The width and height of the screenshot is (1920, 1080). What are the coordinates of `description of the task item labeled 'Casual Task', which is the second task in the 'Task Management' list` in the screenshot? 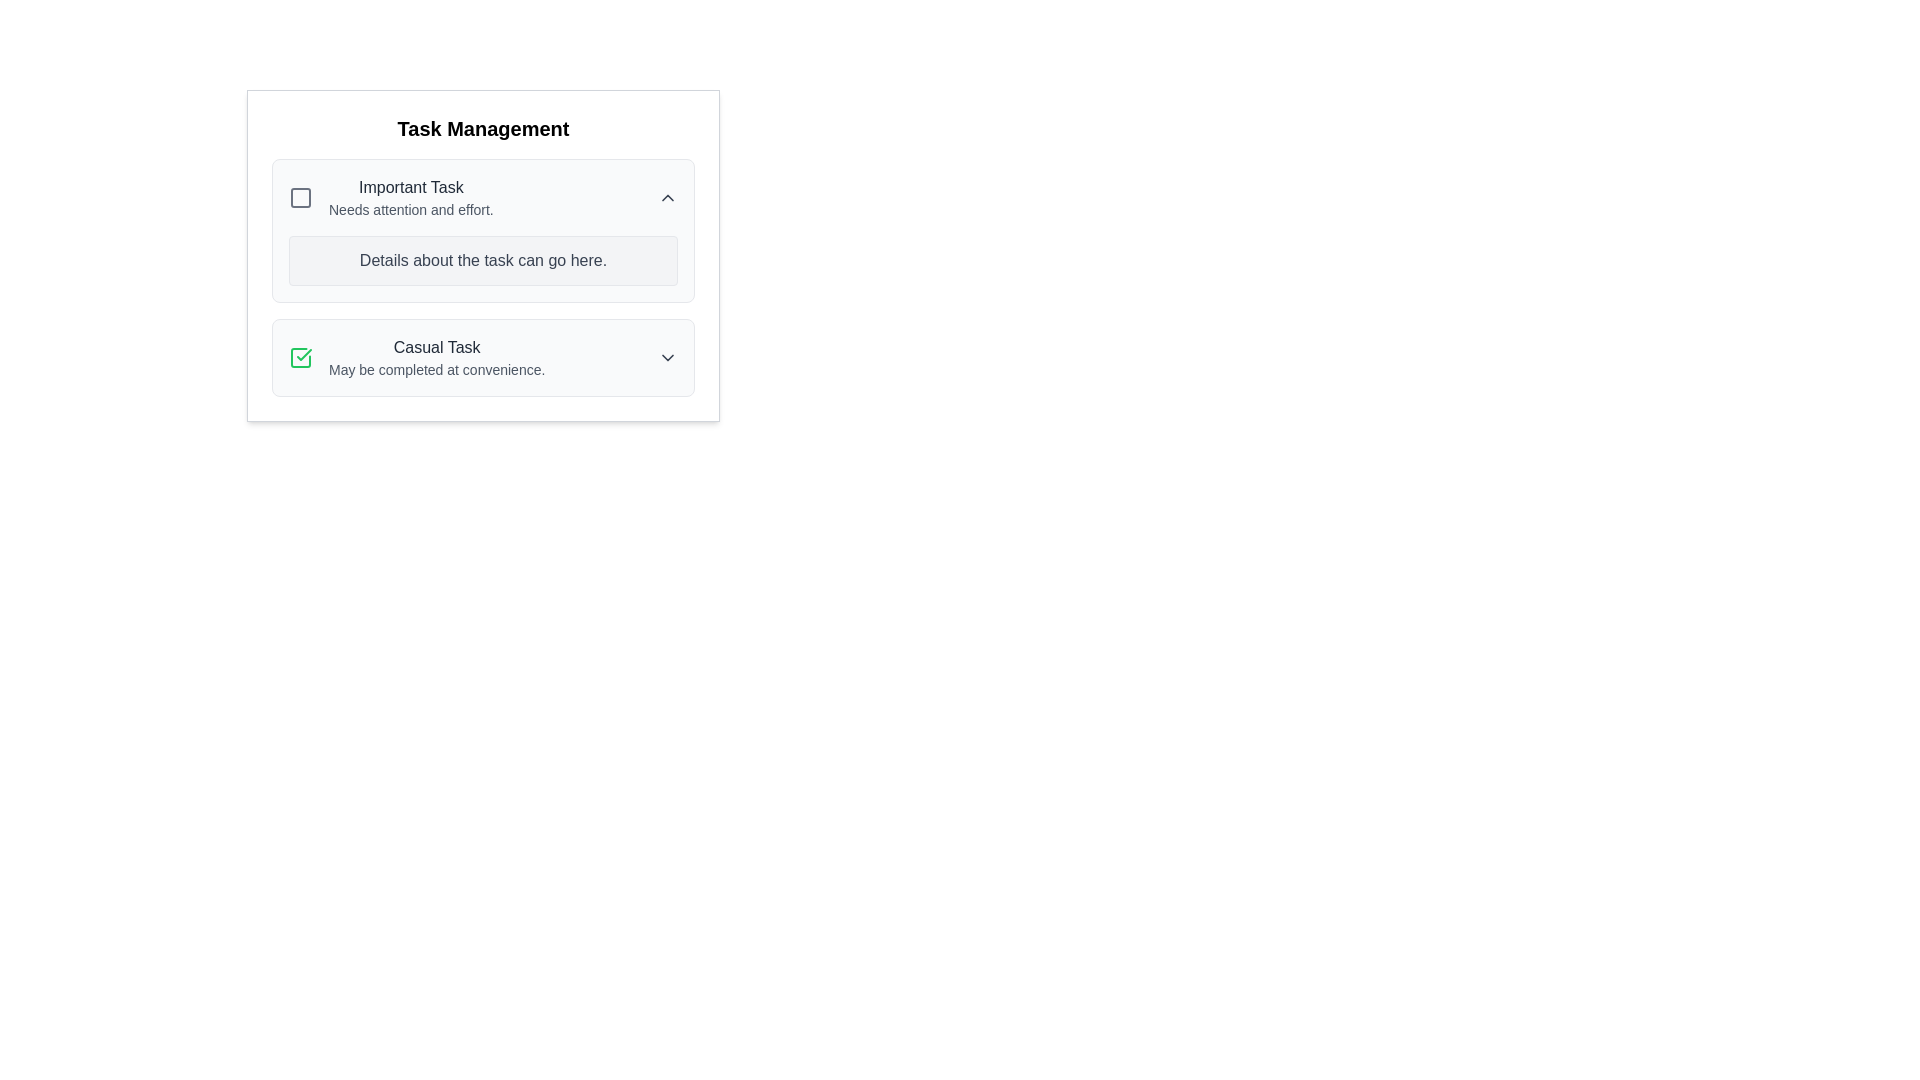 It's located at (416, 357).